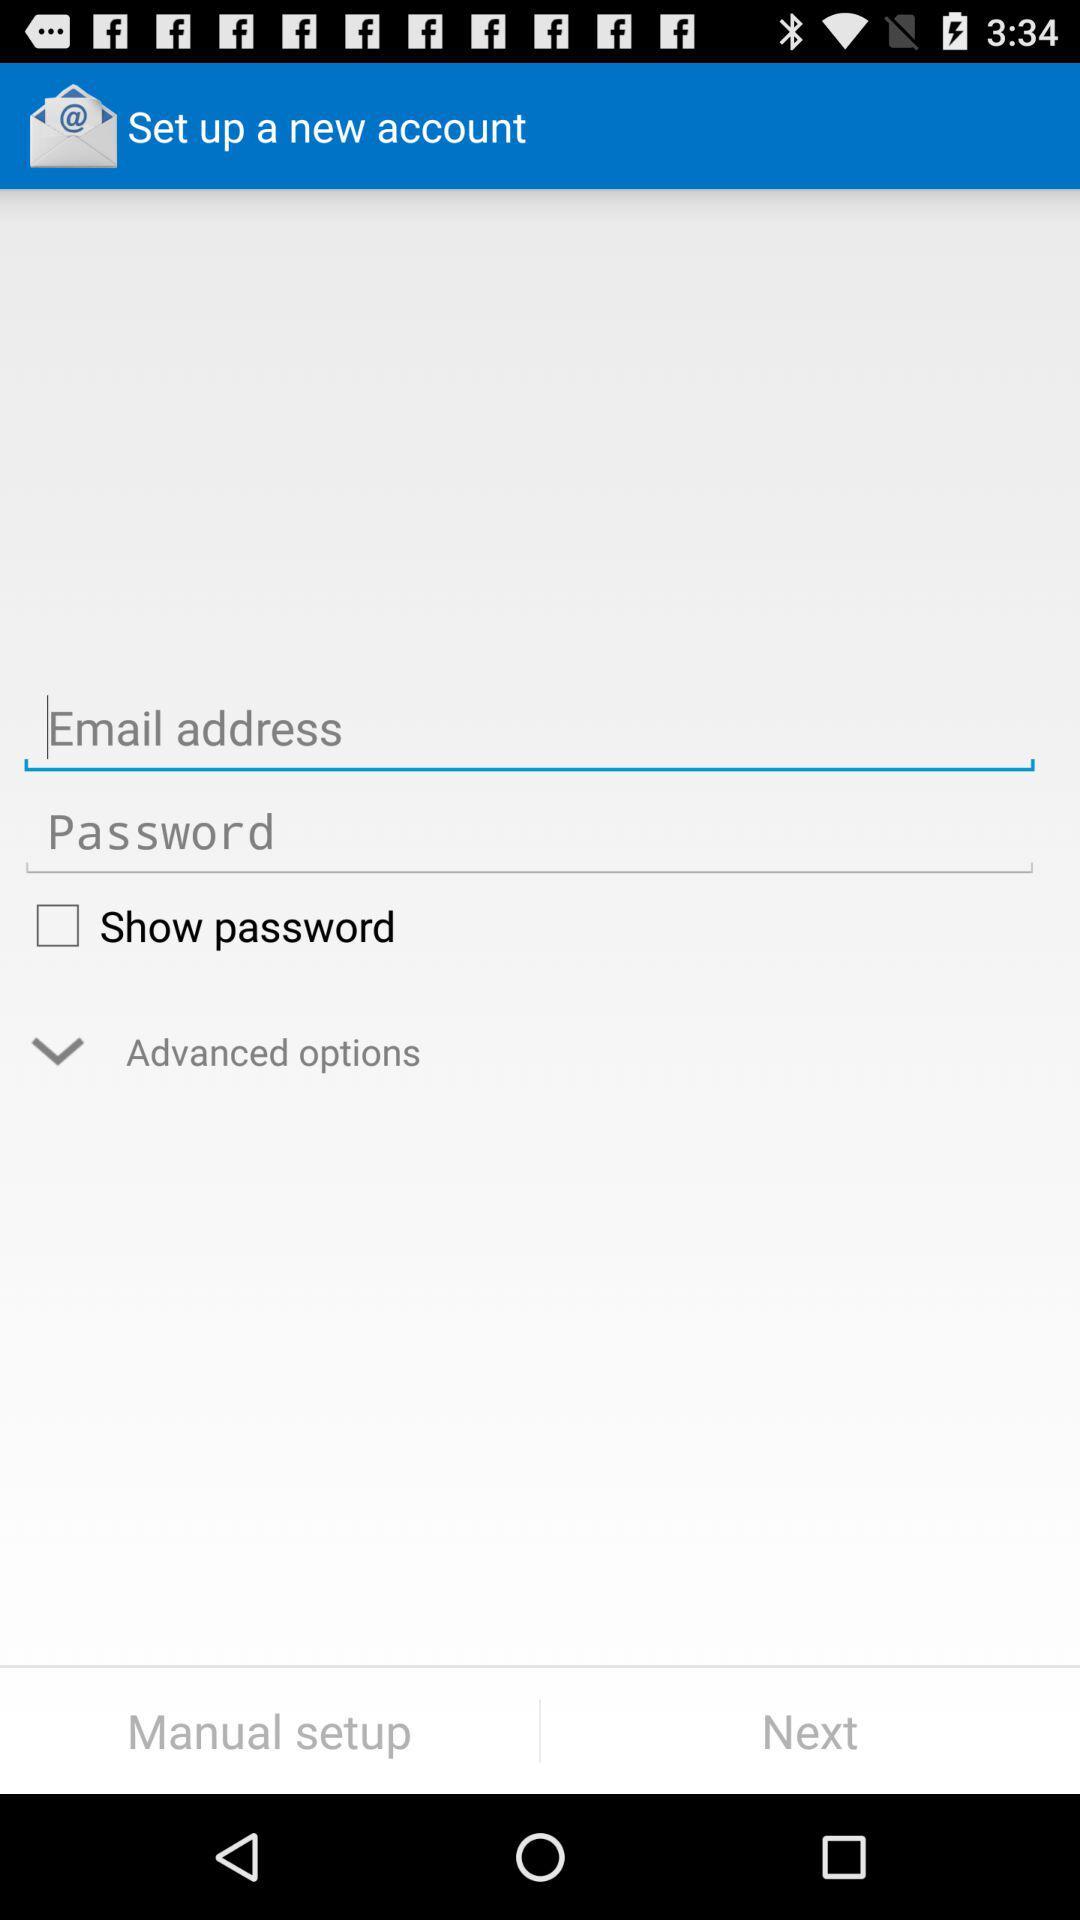 The height and width of the screenshot is (1920, 1080). What do you see at coordinates (268, 1730) in the screenshot?
I see `button next to next item` at bounding box center [268, 1730].